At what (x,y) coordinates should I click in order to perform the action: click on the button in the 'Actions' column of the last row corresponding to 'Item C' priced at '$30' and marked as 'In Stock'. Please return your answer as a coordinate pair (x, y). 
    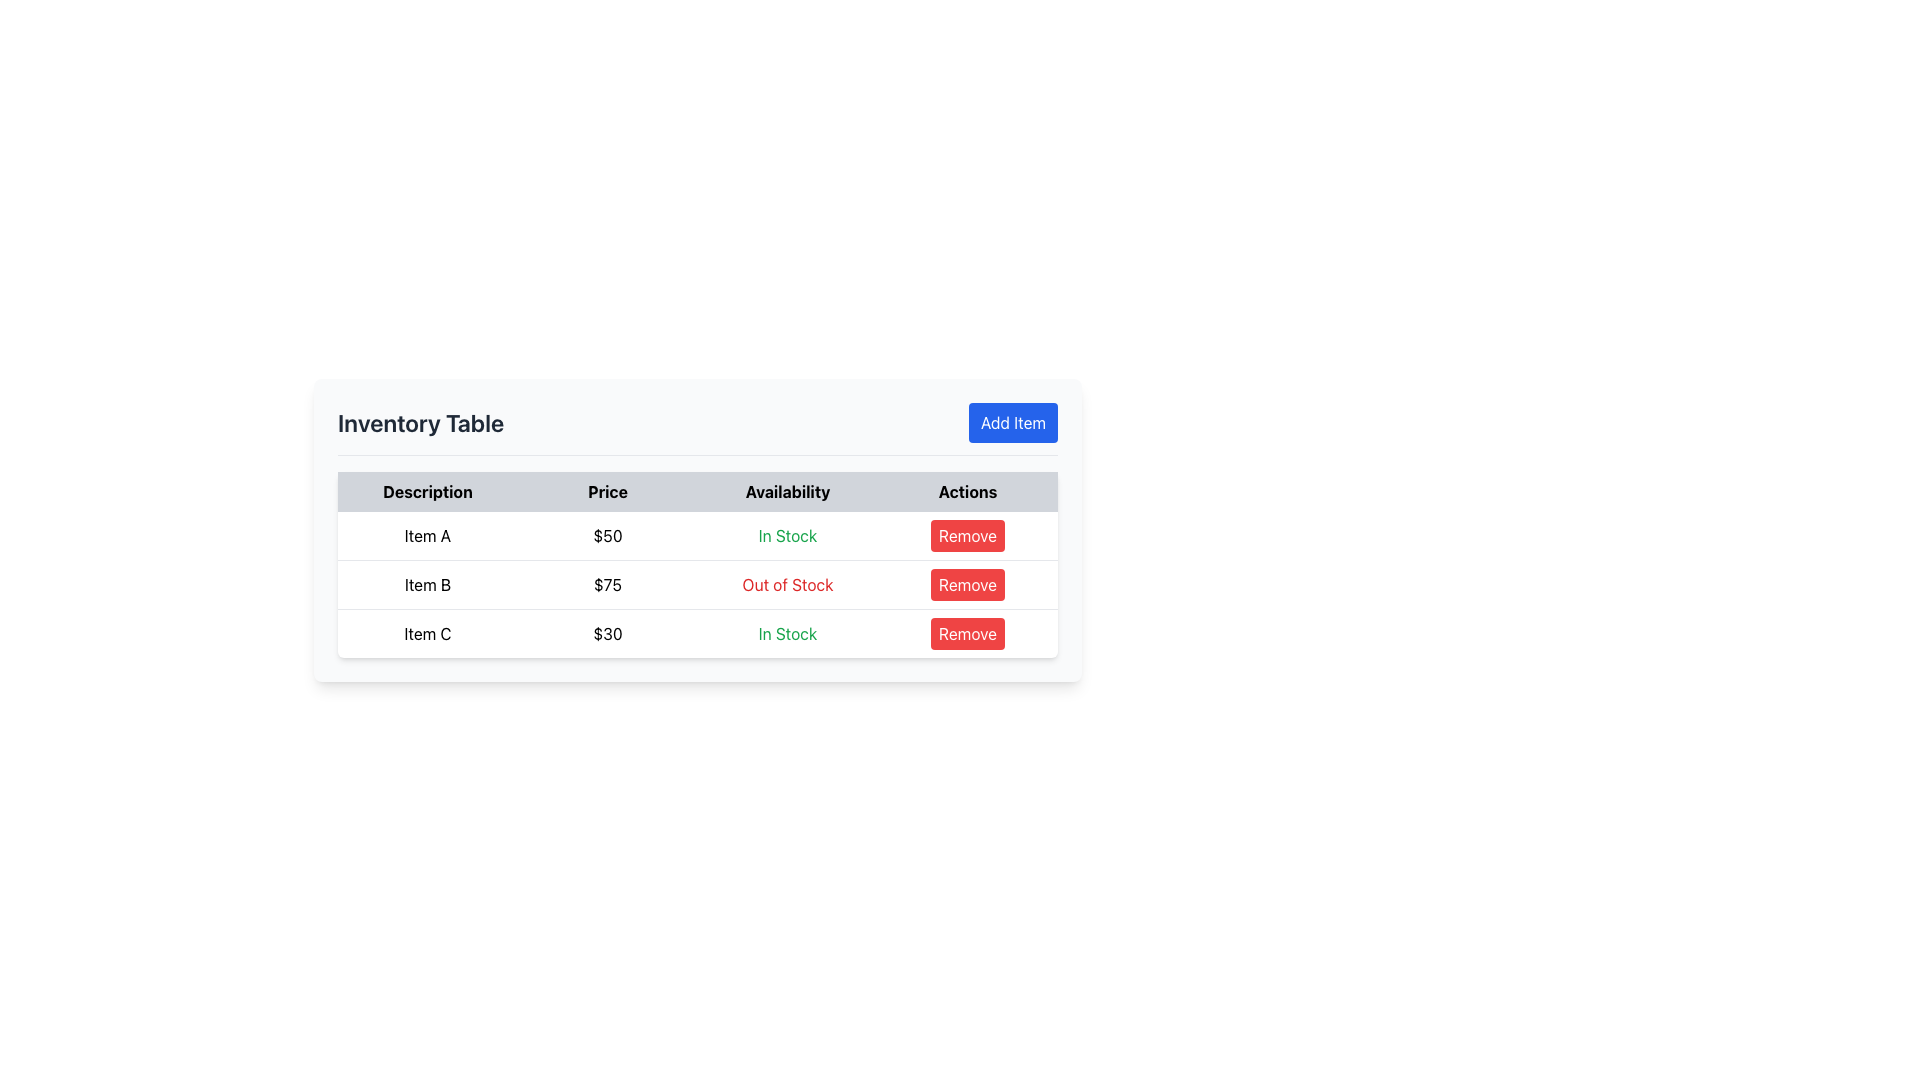
    Looking at the image, I should click on (968, 633).